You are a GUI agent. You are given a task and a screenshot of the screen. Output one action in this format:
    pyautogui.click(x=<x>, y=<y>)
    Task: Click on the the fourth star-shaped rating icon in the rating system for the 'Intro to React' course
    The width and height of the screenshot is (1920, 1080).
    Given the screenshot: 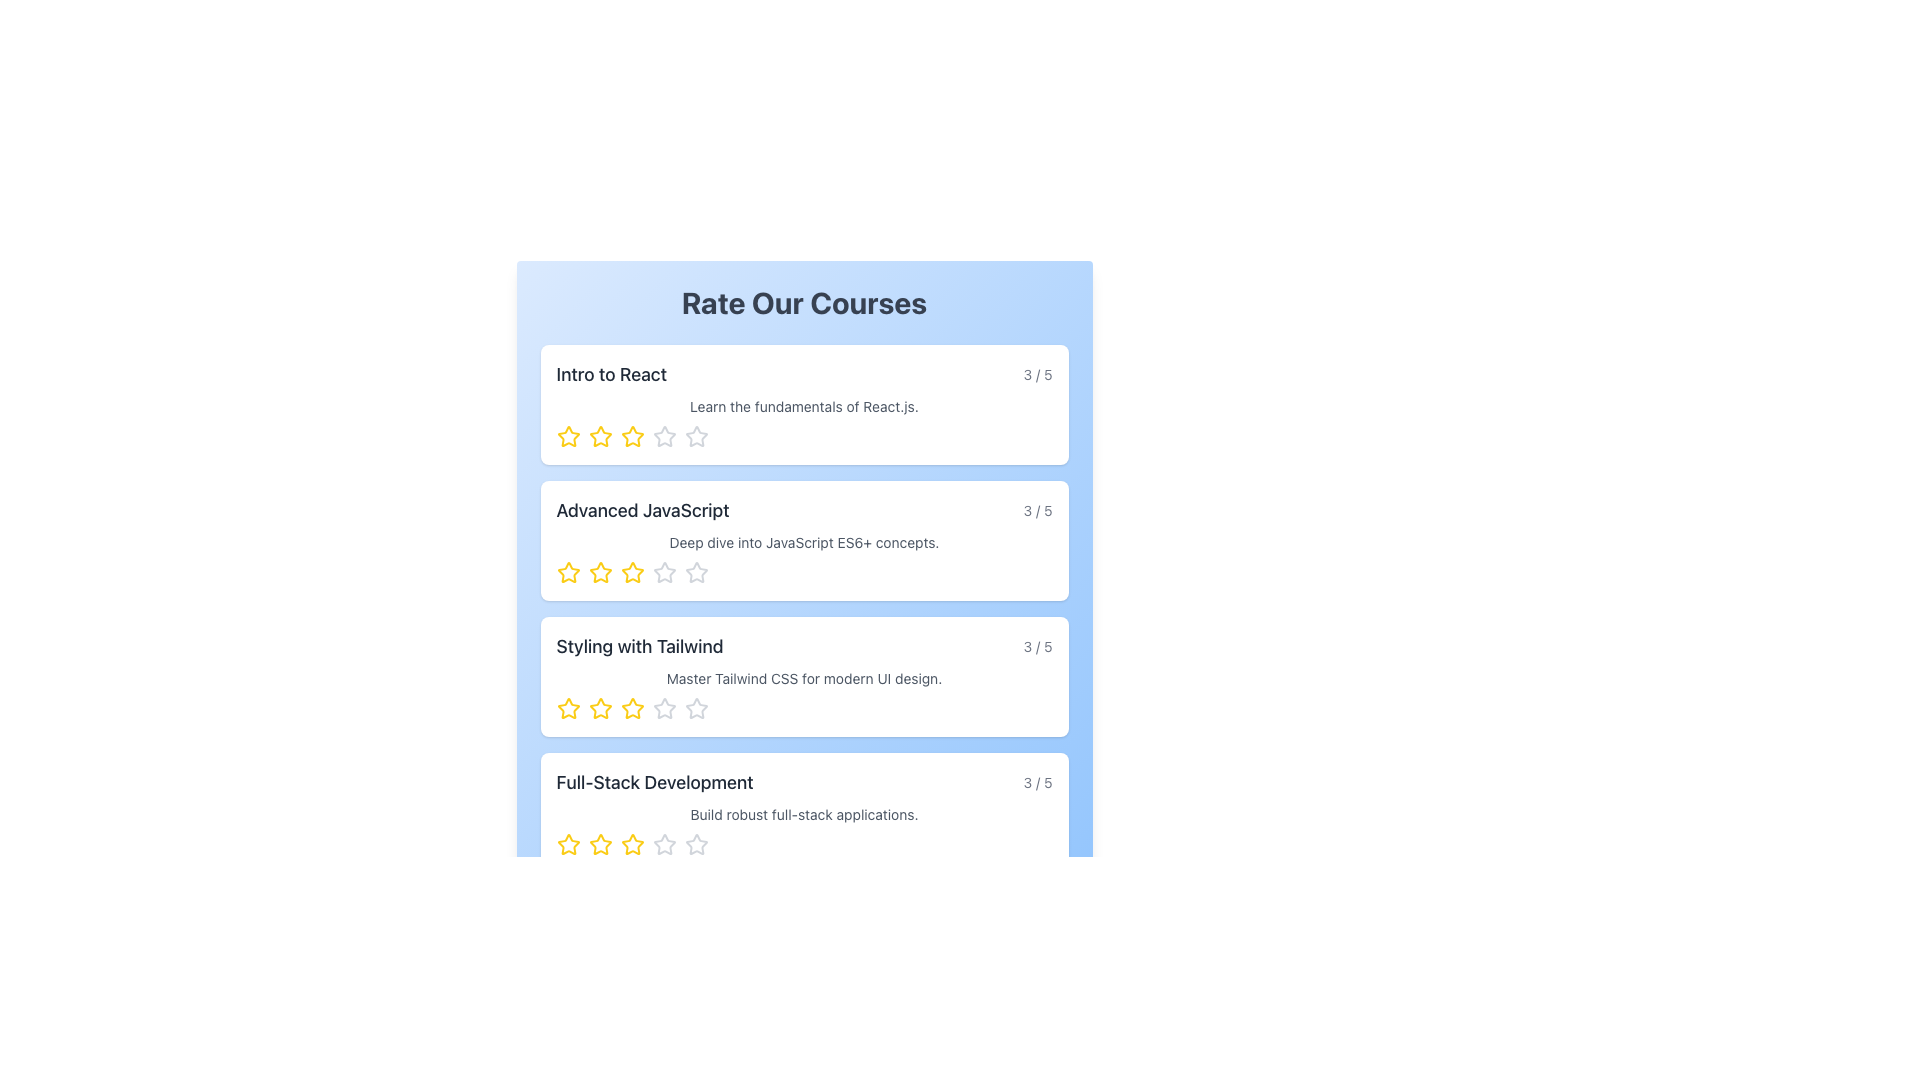 What is the action you would take?
    pyautogui.click(x=664, y=435)
    